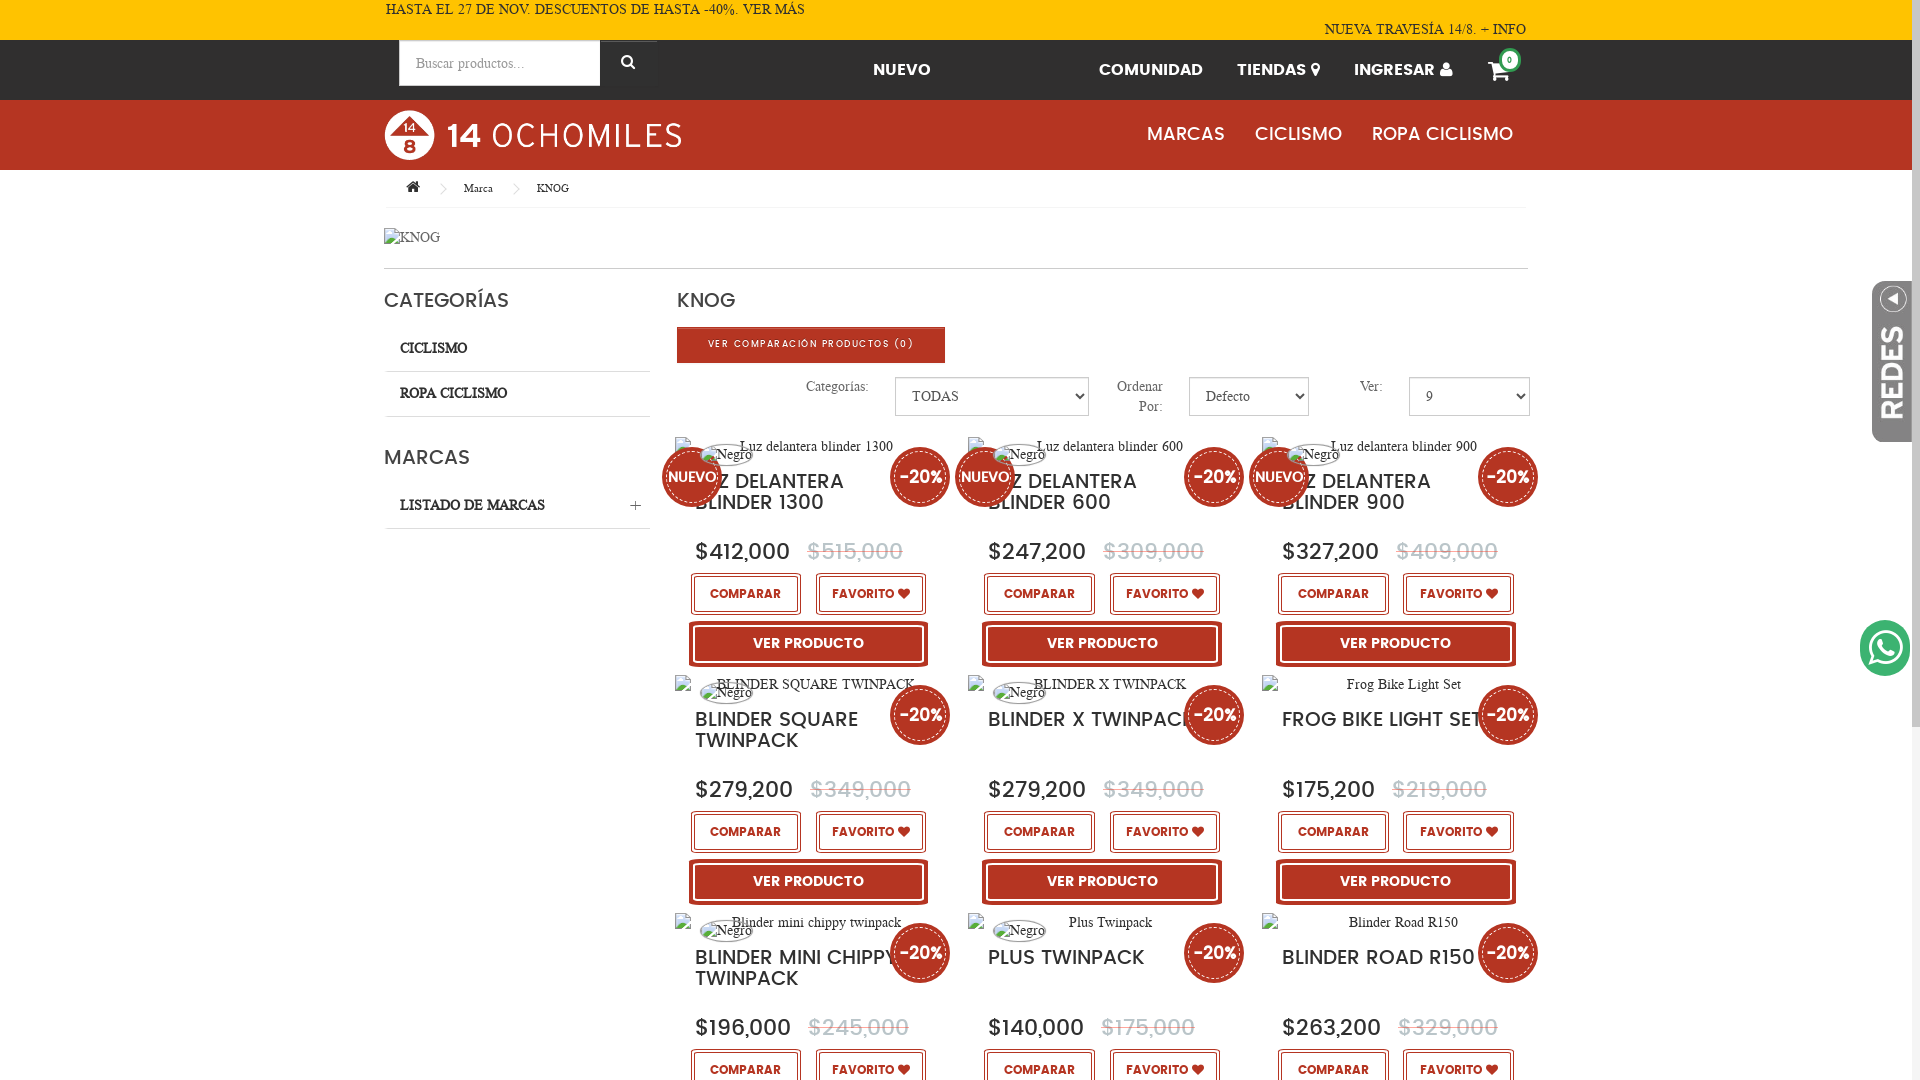 The height and width of the screenshot is (1080, 1920). I want to click on 'KNOG', so click(552, 188).